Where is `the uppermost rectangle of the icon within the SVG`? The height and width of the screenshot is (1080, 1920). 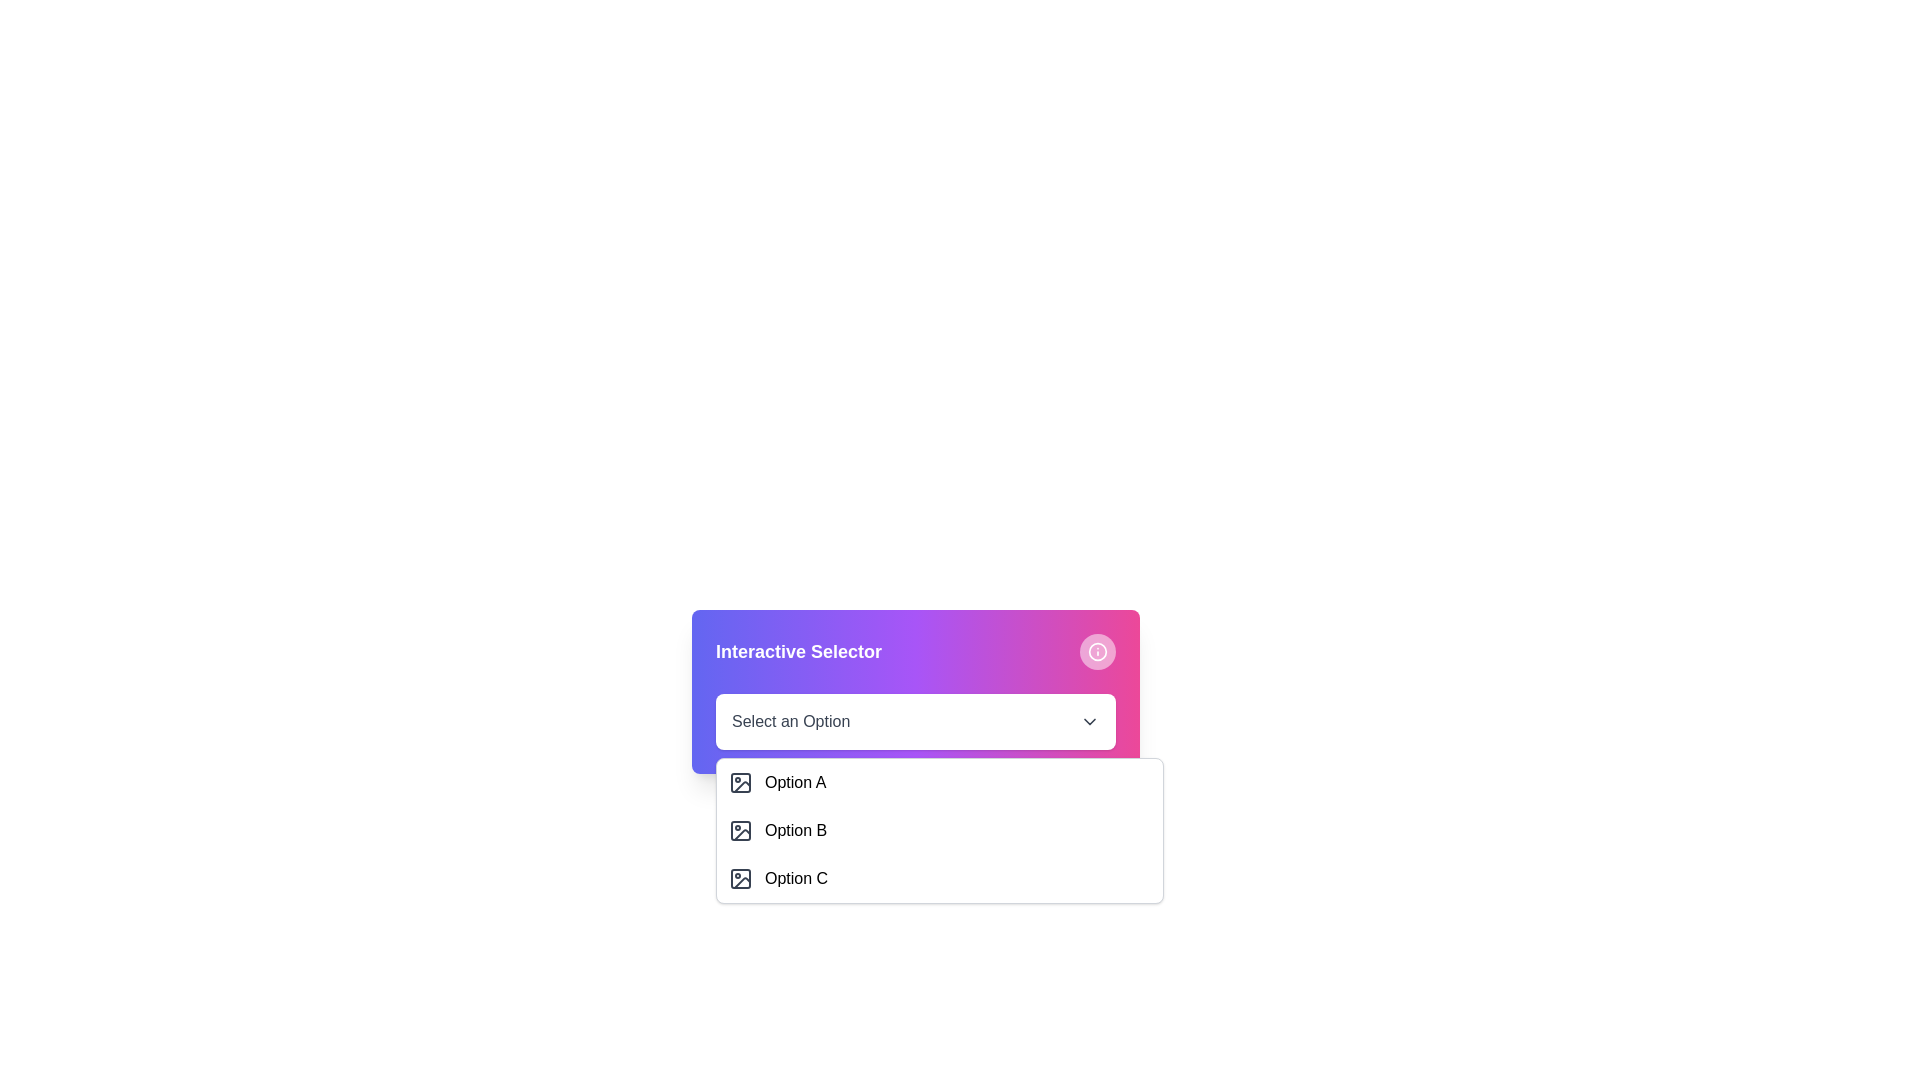
the uppermost rectangle of the icon within the SVG is located at coordinates (739, 782).